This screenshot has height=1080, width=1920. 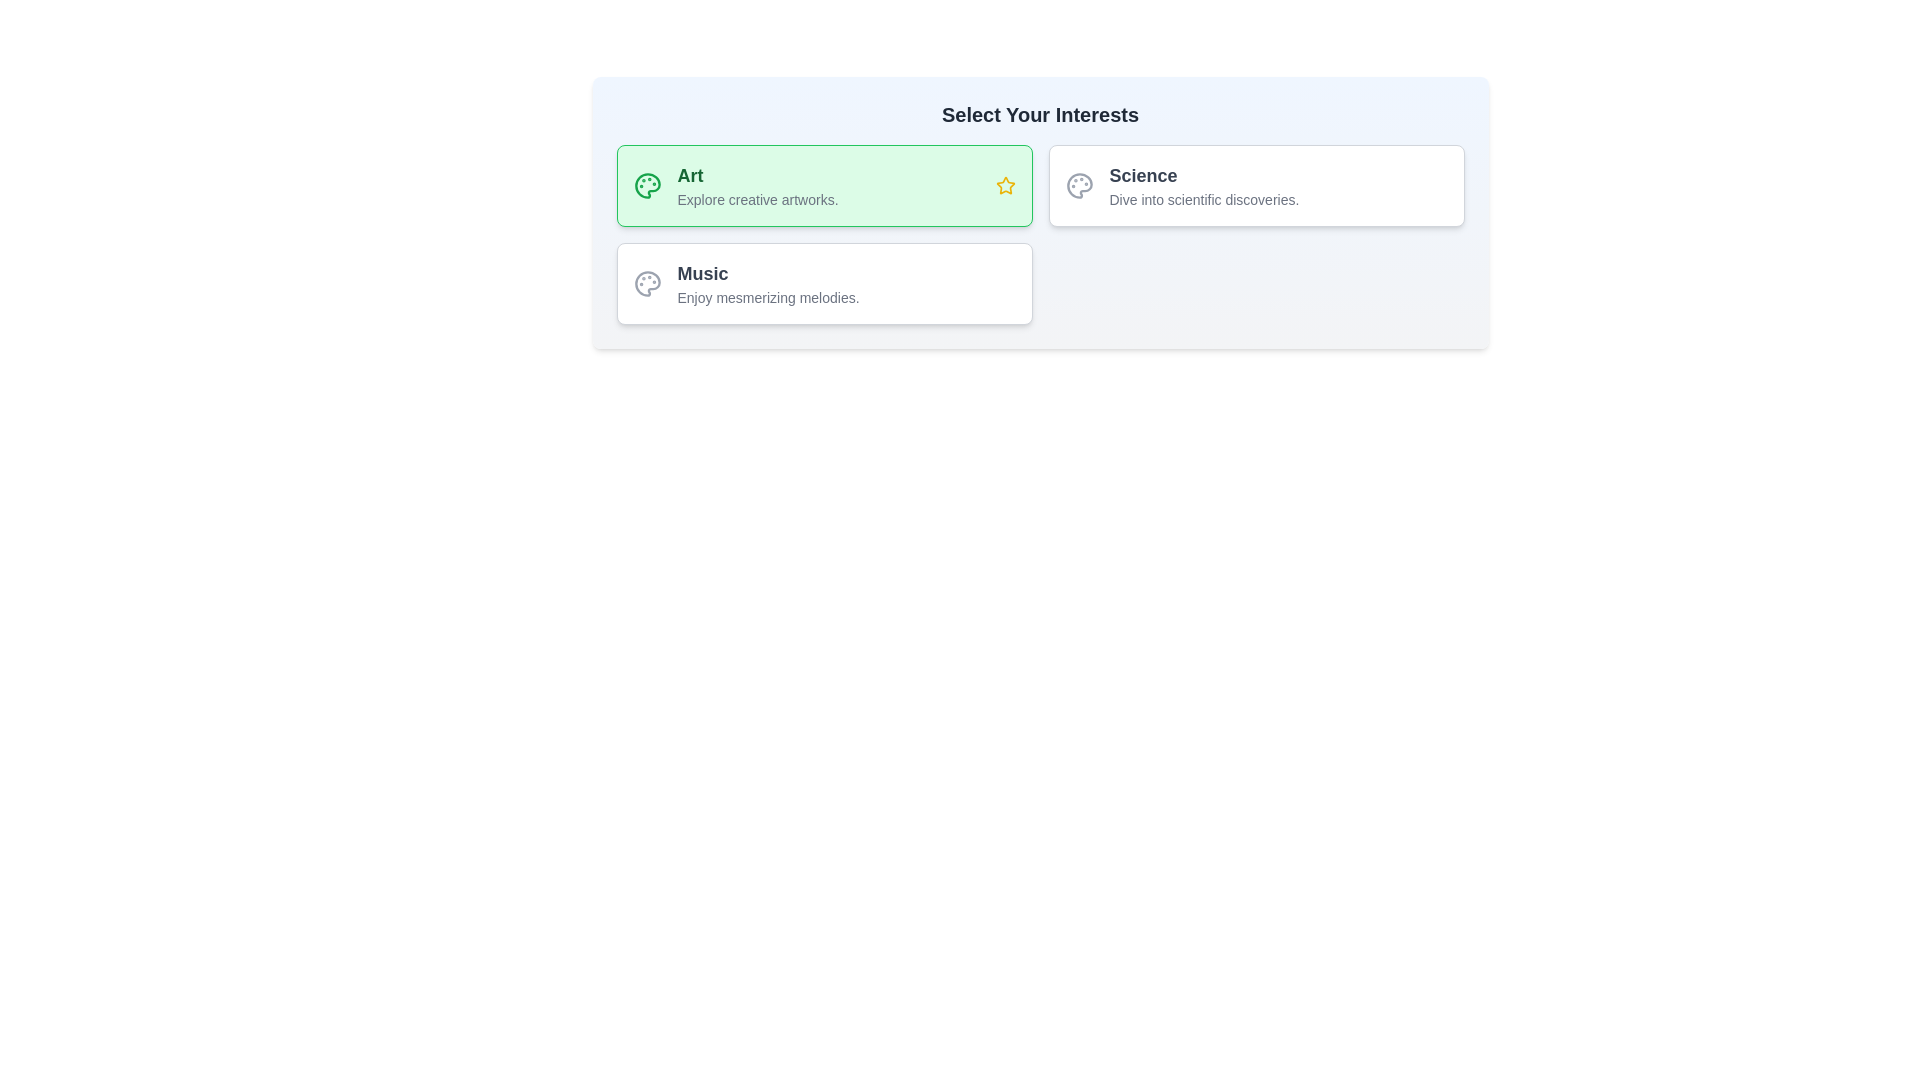 What do you see at coordinates (1255, 185) in the screenshot?
I see `the category Science by clicking its button` at bounding box center [1255, 185].